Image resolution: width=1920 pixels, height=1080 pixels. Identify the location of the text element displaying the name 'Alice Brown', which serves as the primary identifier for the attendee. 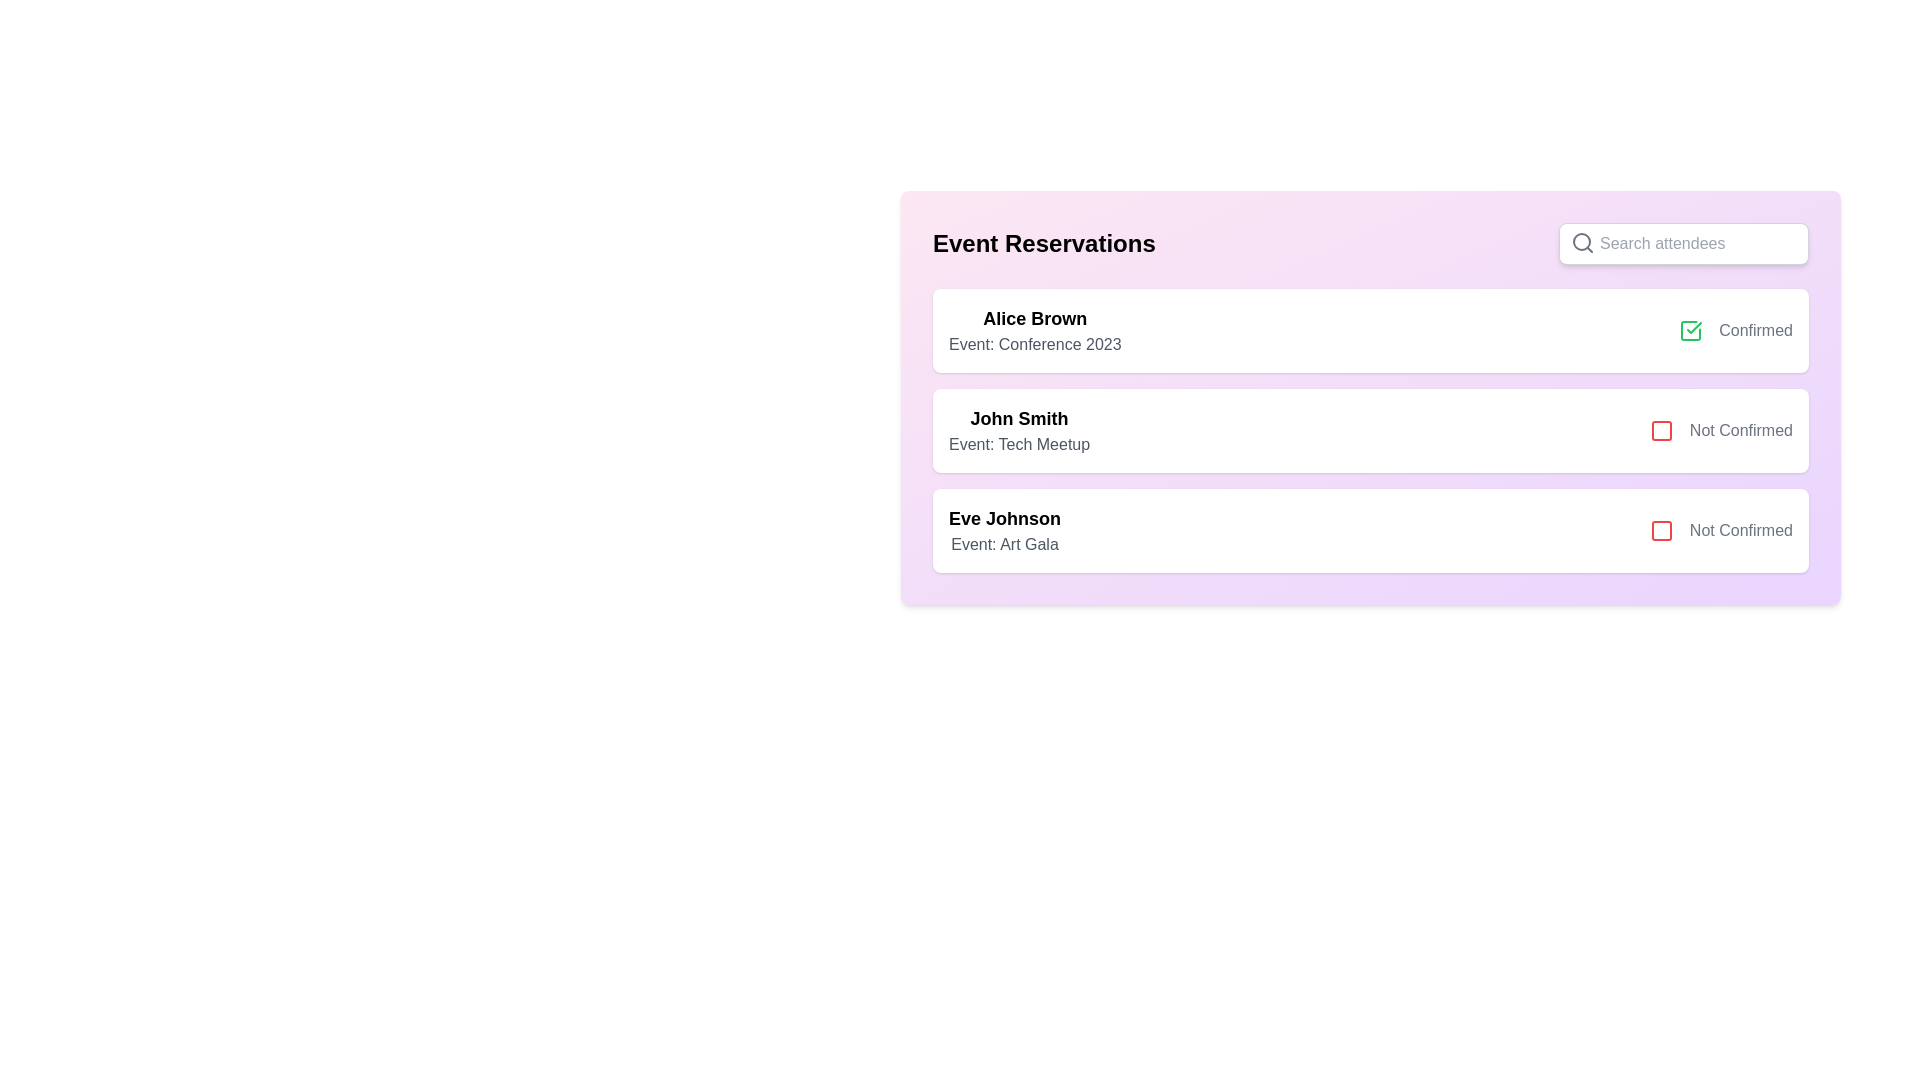
(1035, 318).